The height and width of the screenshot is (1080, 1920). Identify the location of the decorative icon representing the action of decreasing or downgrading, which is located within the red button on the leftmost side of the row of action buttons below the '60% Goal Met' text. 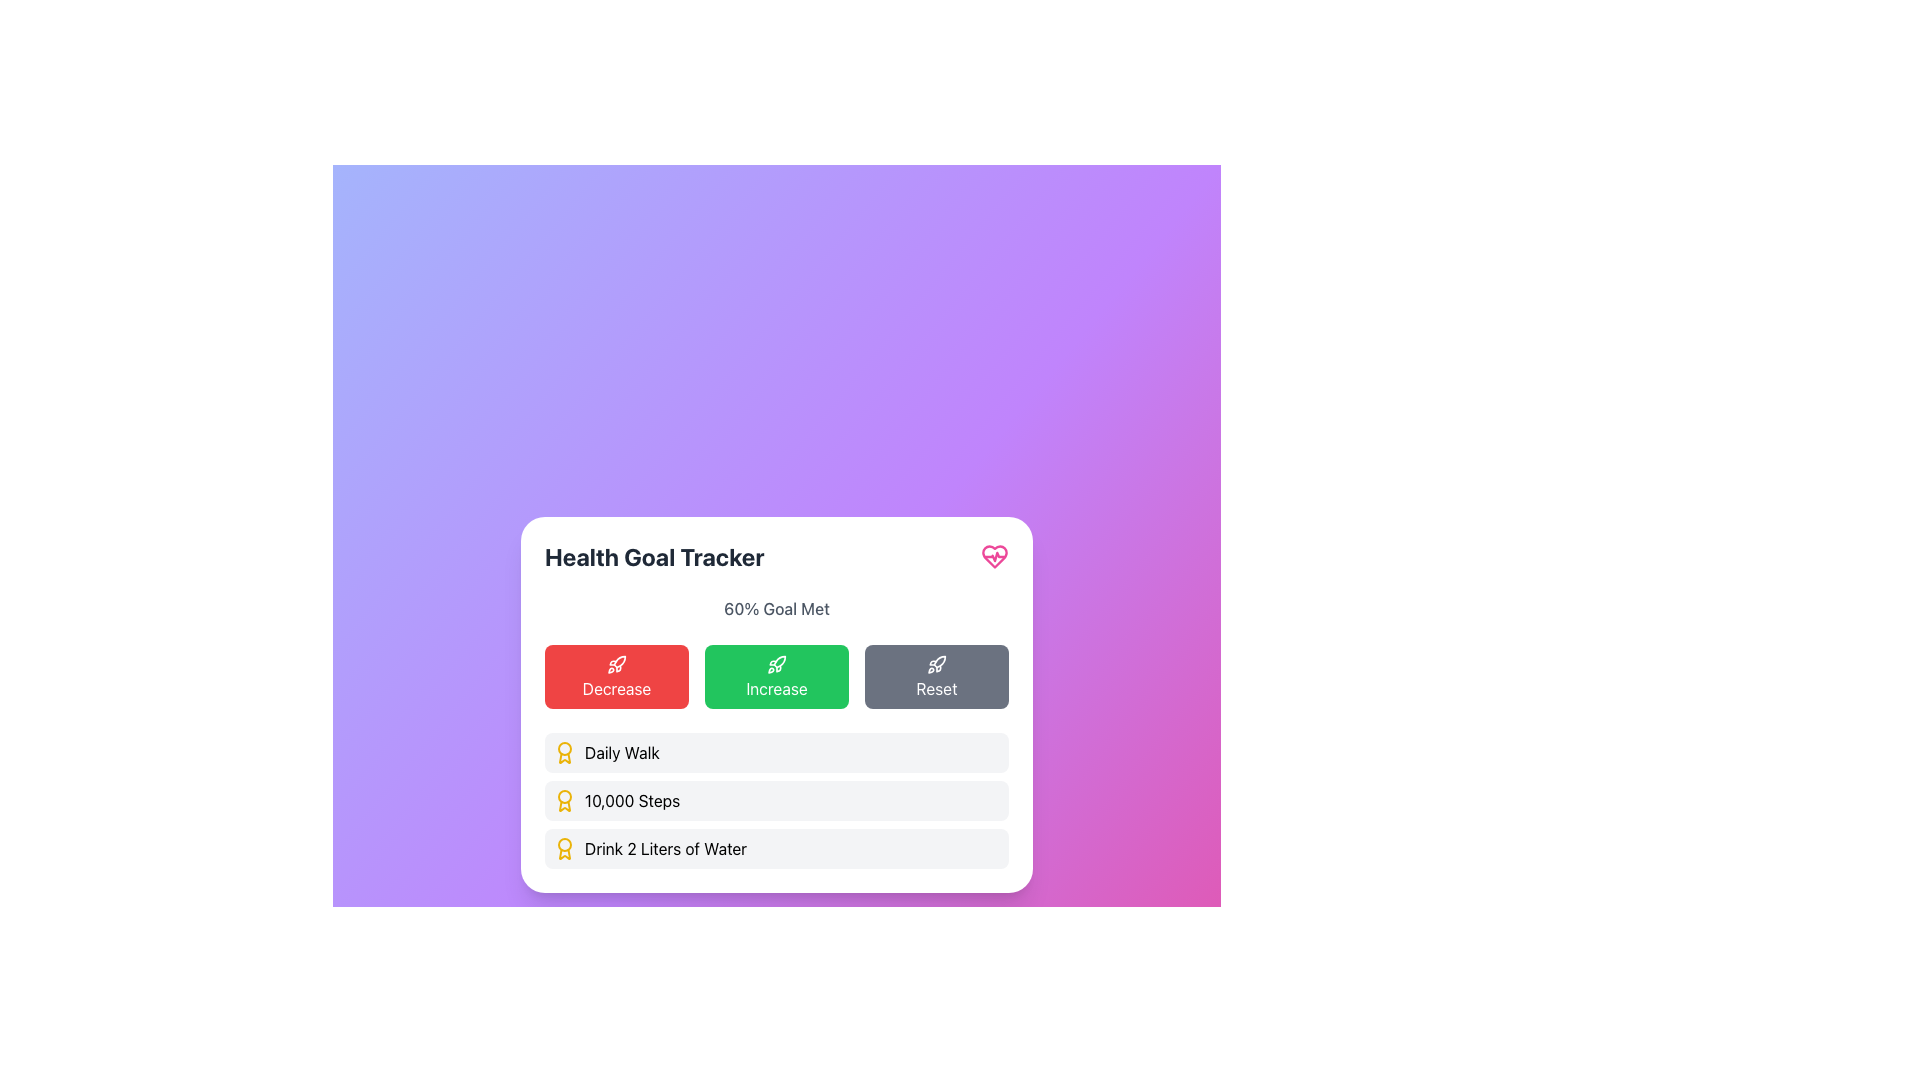
(616, 664).